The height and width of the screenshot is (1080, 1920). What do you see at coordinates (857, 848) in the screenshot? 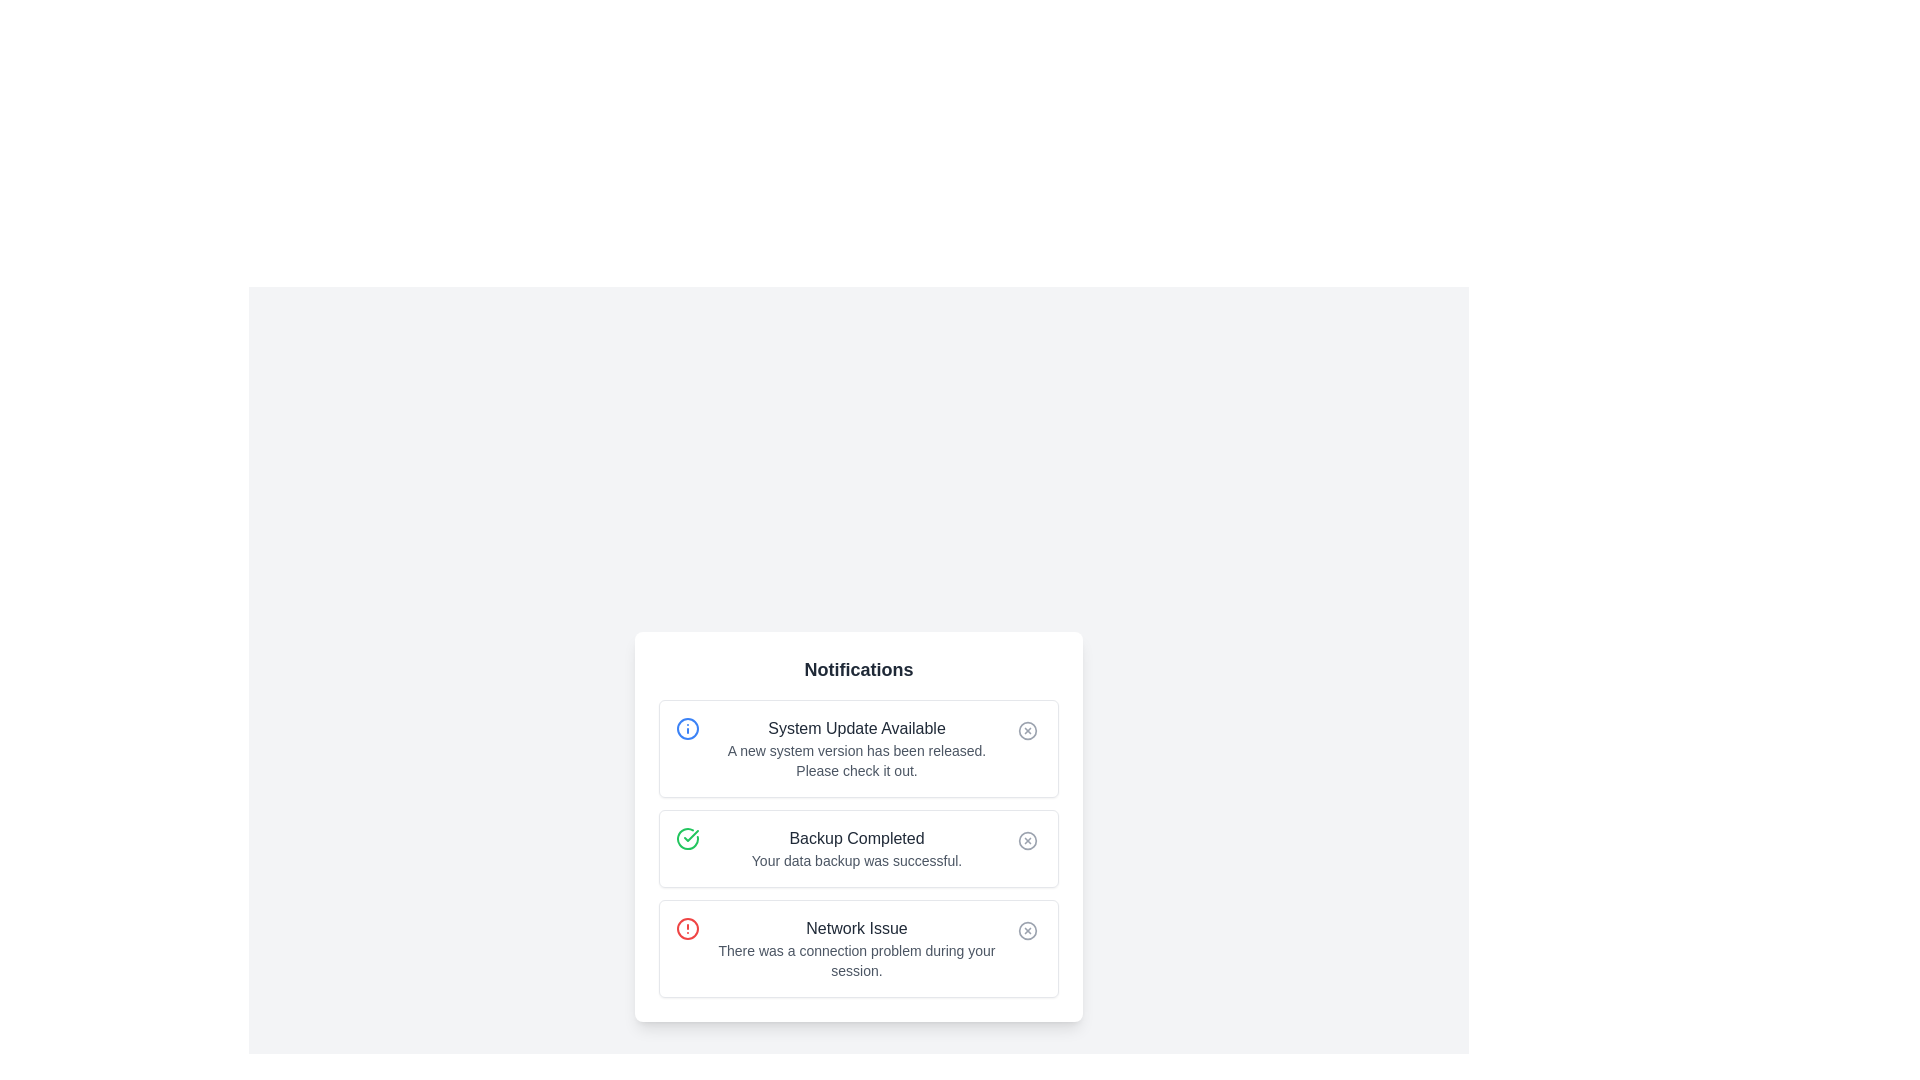
I see `notification message displaying 'Backup Completed' and 'Your data backup was successful.'` at bounding box center [857, 848].